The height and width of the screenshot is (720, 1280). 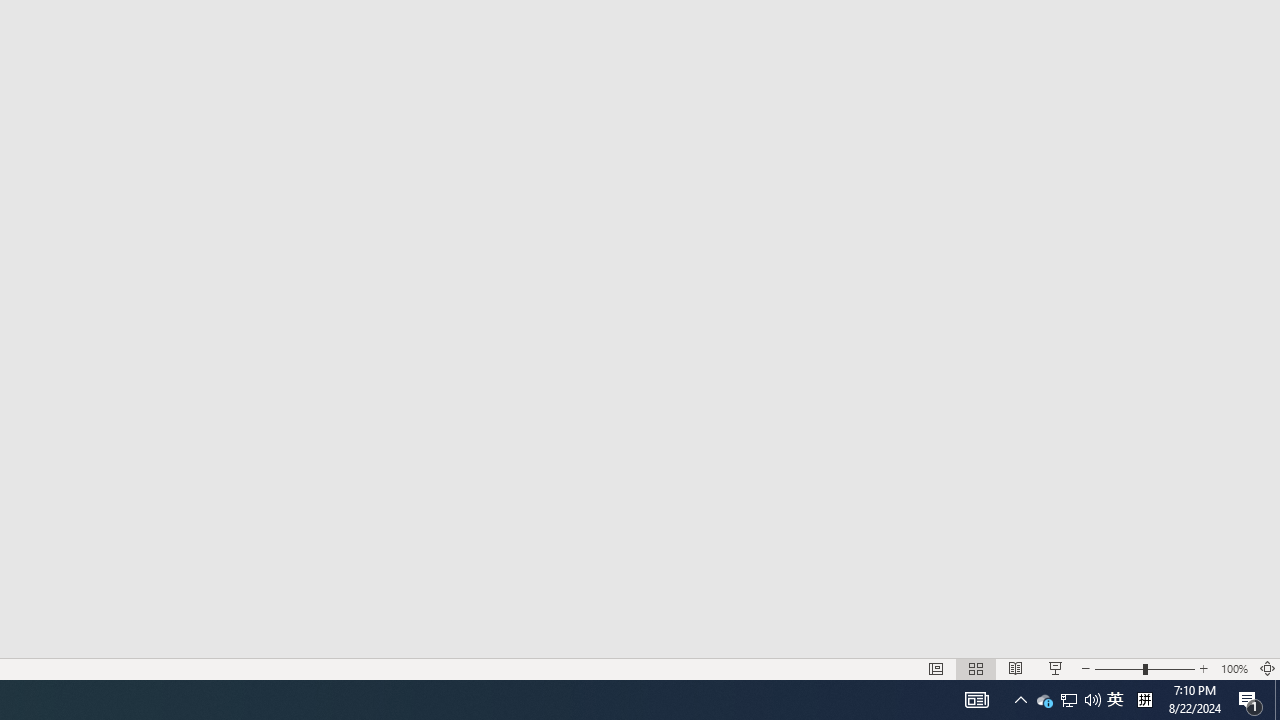 What do you see at coordinates (1015, 669) in the screenshot?
I see `'Reading View'` at bounding box center [1015, 669].